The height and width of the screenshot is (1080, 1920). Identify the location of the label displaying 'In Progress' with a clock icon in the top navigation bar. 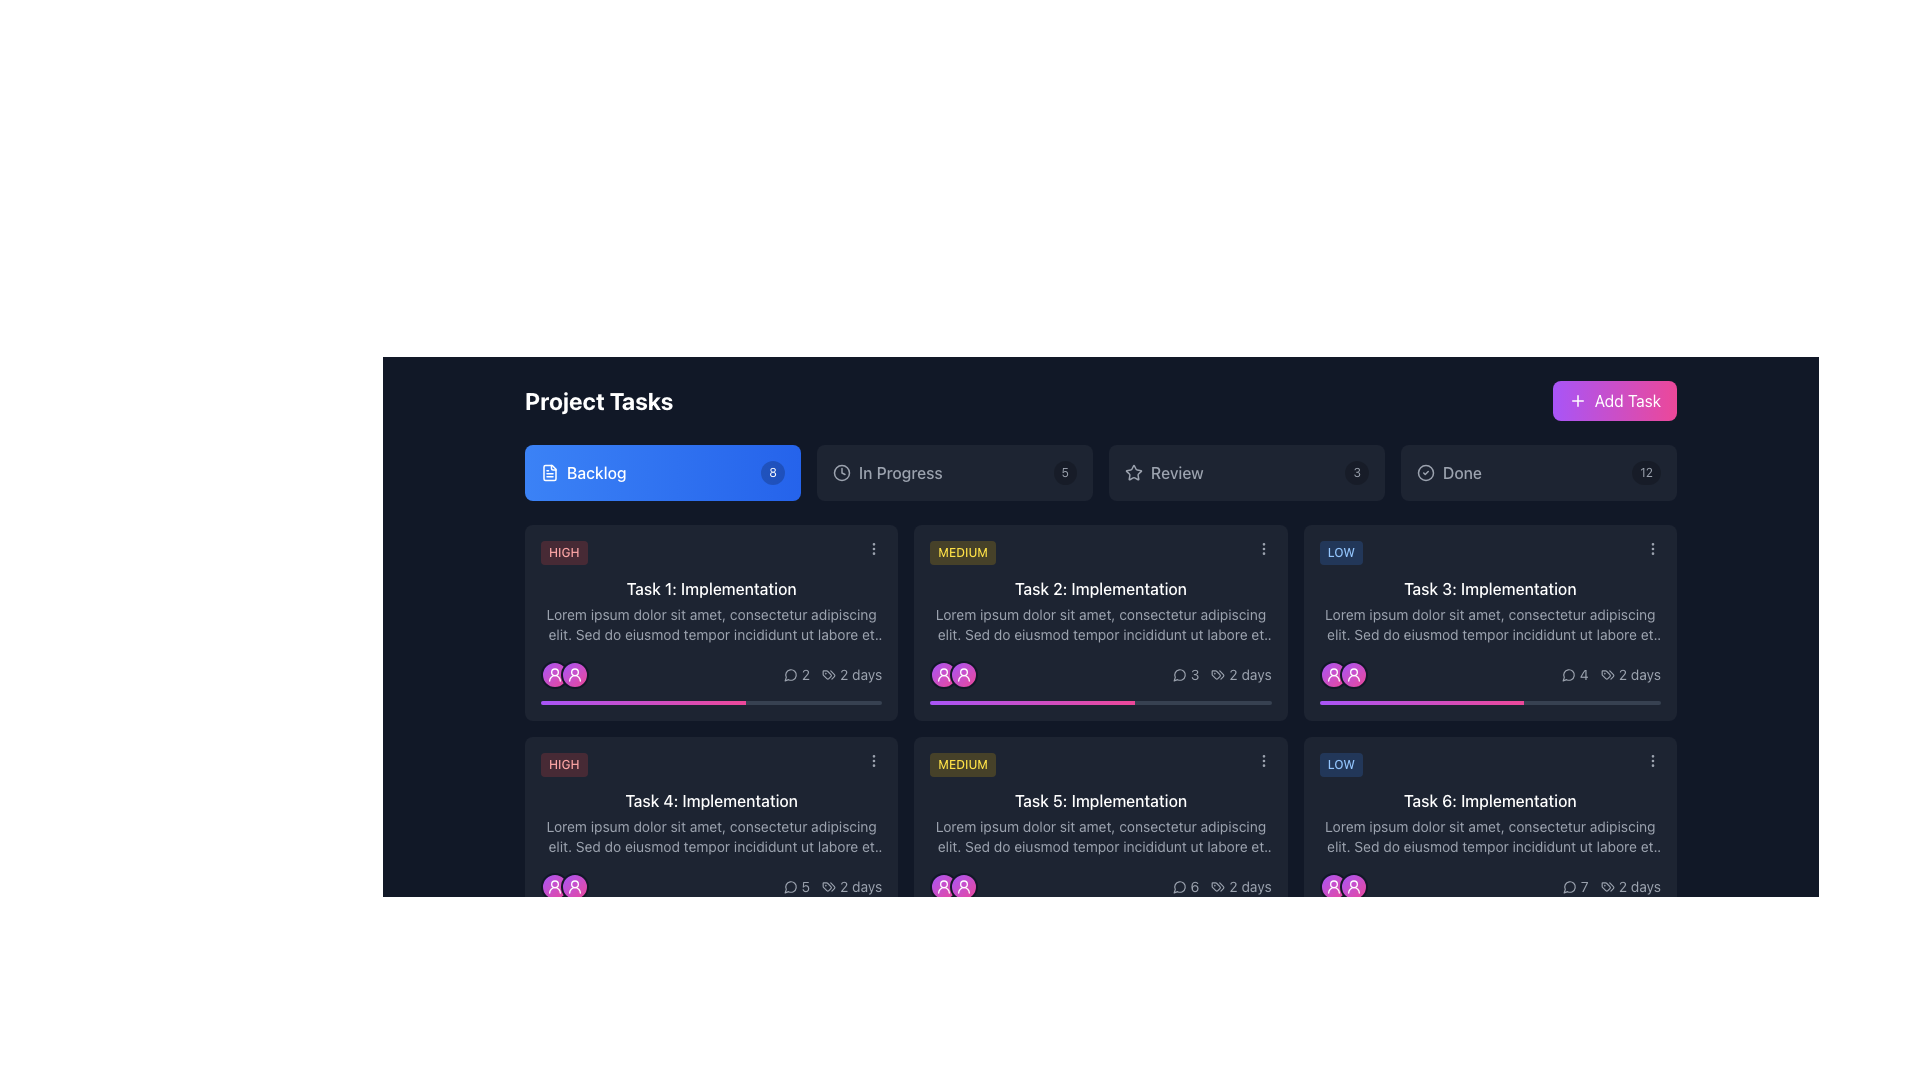
(886, 473).